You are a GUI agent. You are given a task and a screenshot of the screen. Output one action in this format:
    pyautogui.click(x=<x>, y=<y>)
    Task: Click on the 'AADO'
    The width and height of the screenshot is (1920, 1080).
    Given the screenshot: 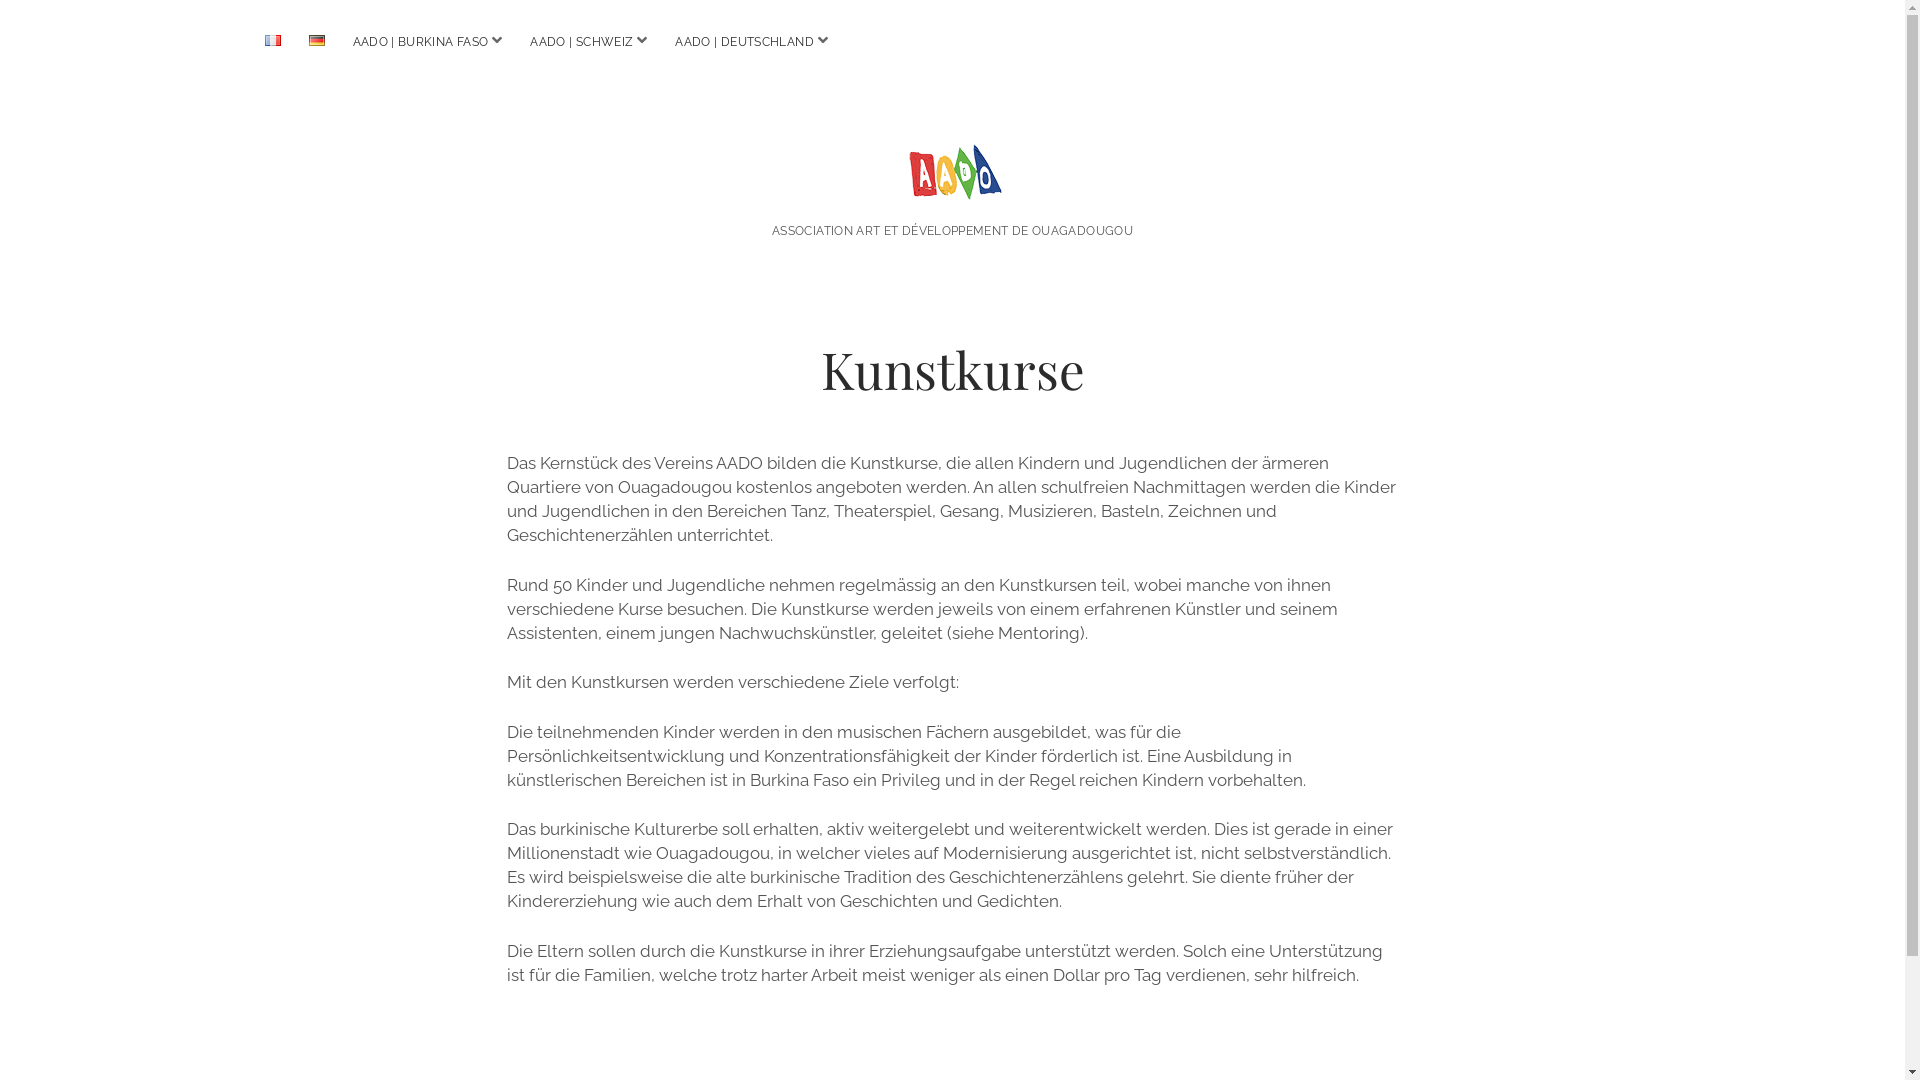 What is the action you would take?
    pyautogui.click(x=950, y=175)
    